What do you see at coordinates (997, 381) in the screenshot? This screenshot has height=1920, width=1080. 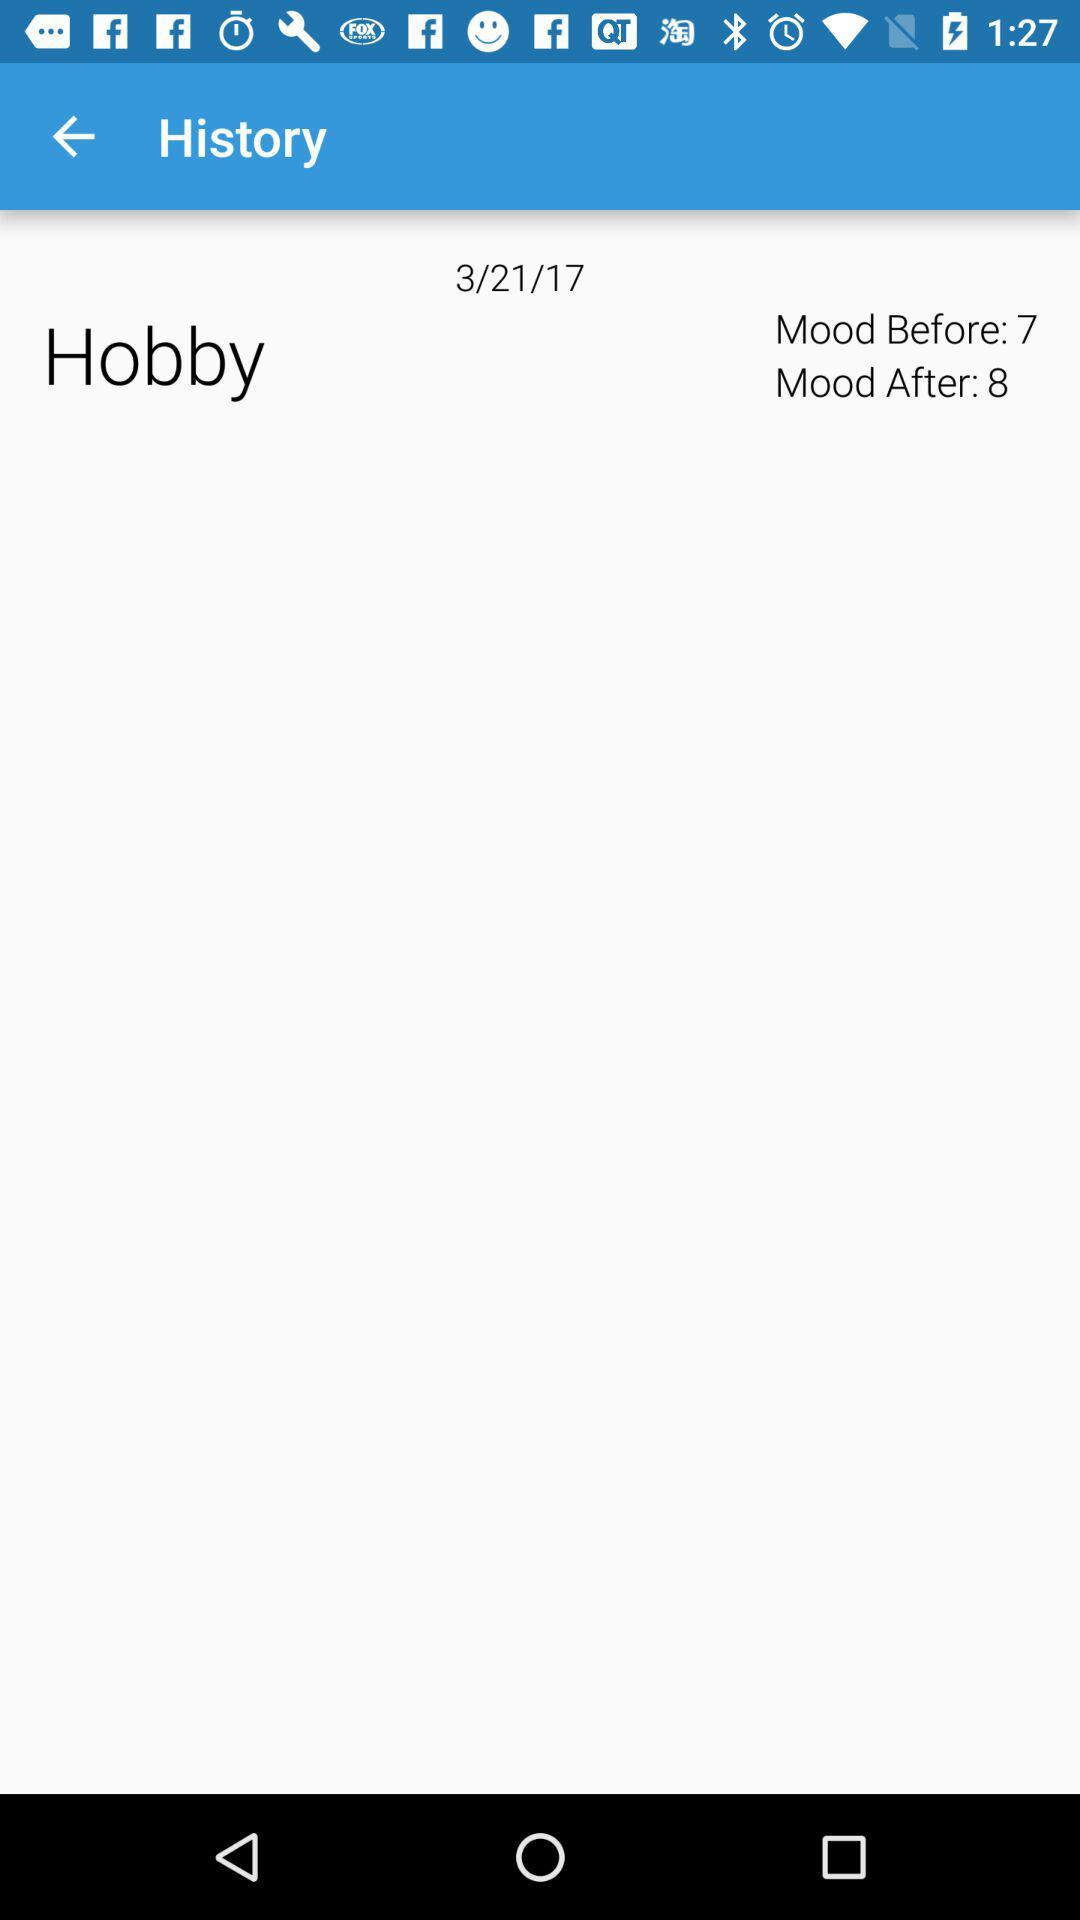 I see `icon to the left of 7` at bounding box center [997, 381].